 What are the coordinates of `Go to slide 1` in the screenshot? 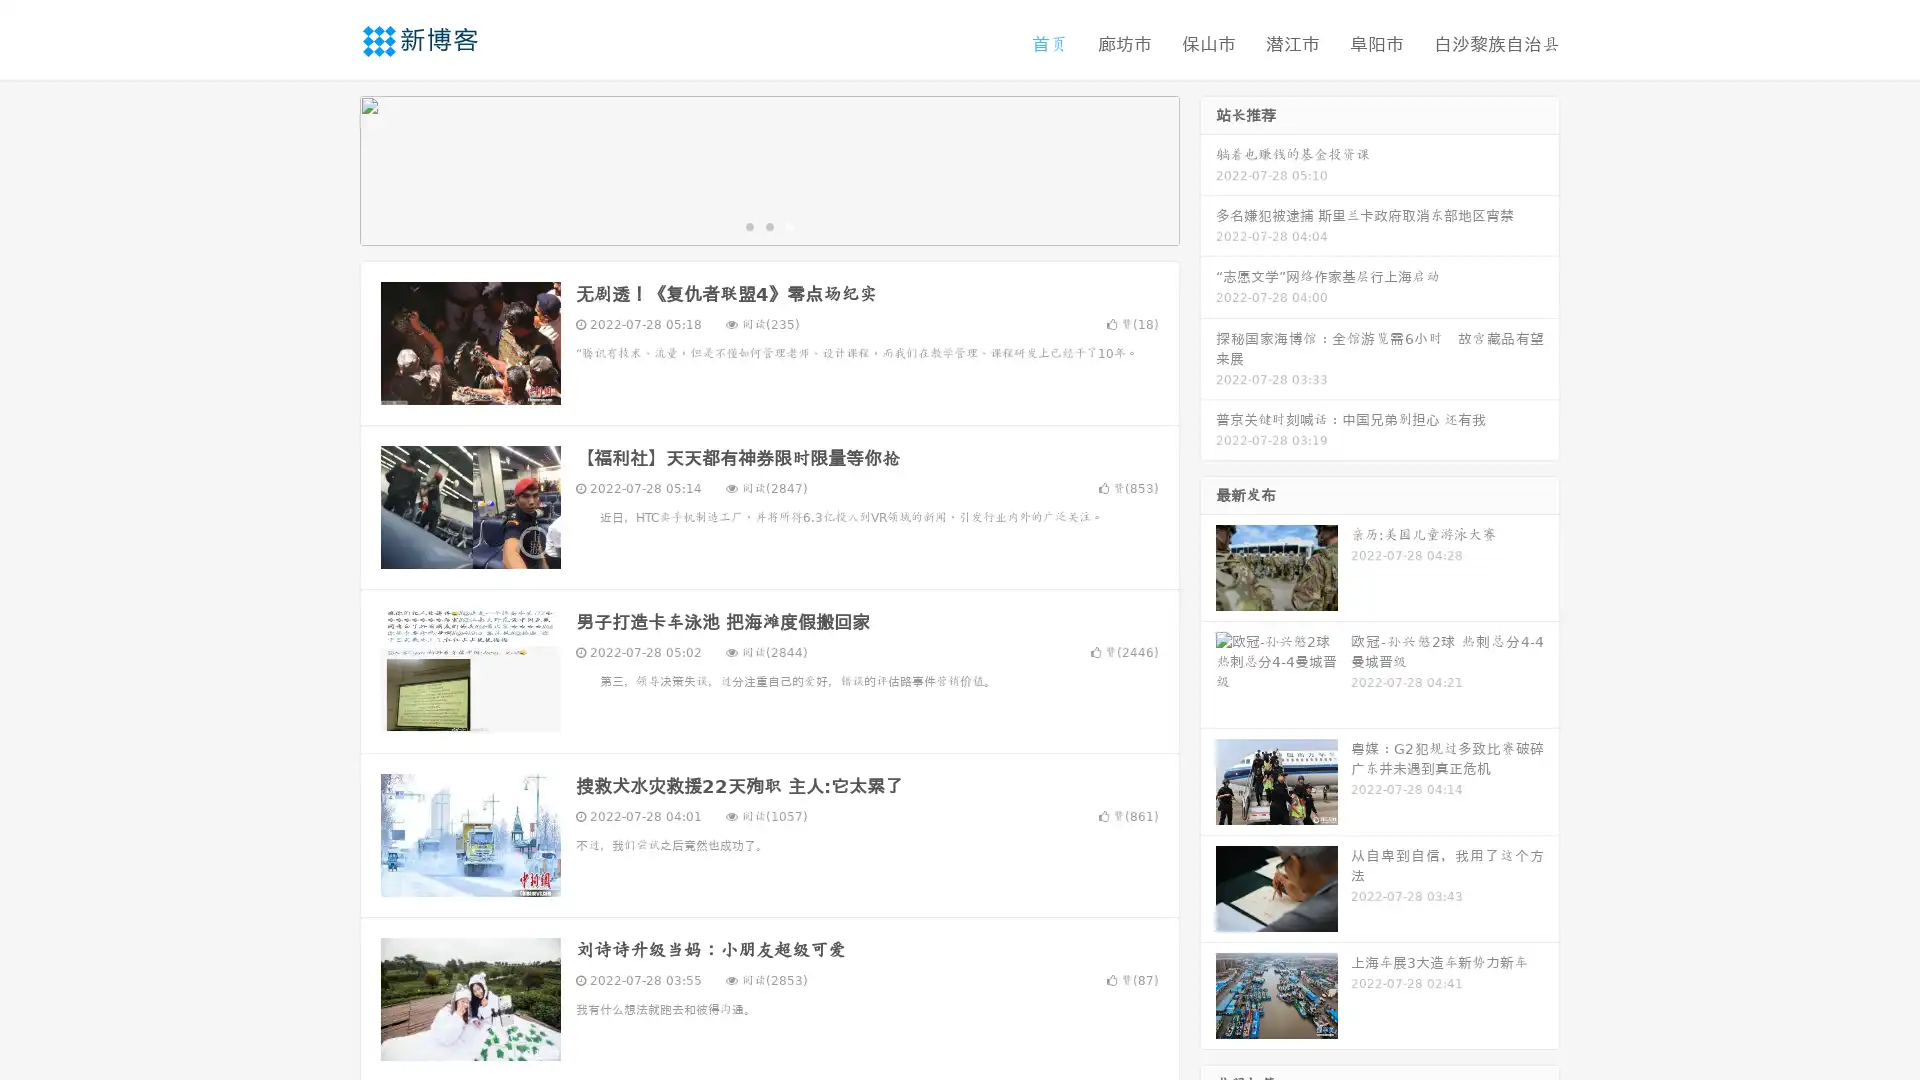 It's located at (748, 225).